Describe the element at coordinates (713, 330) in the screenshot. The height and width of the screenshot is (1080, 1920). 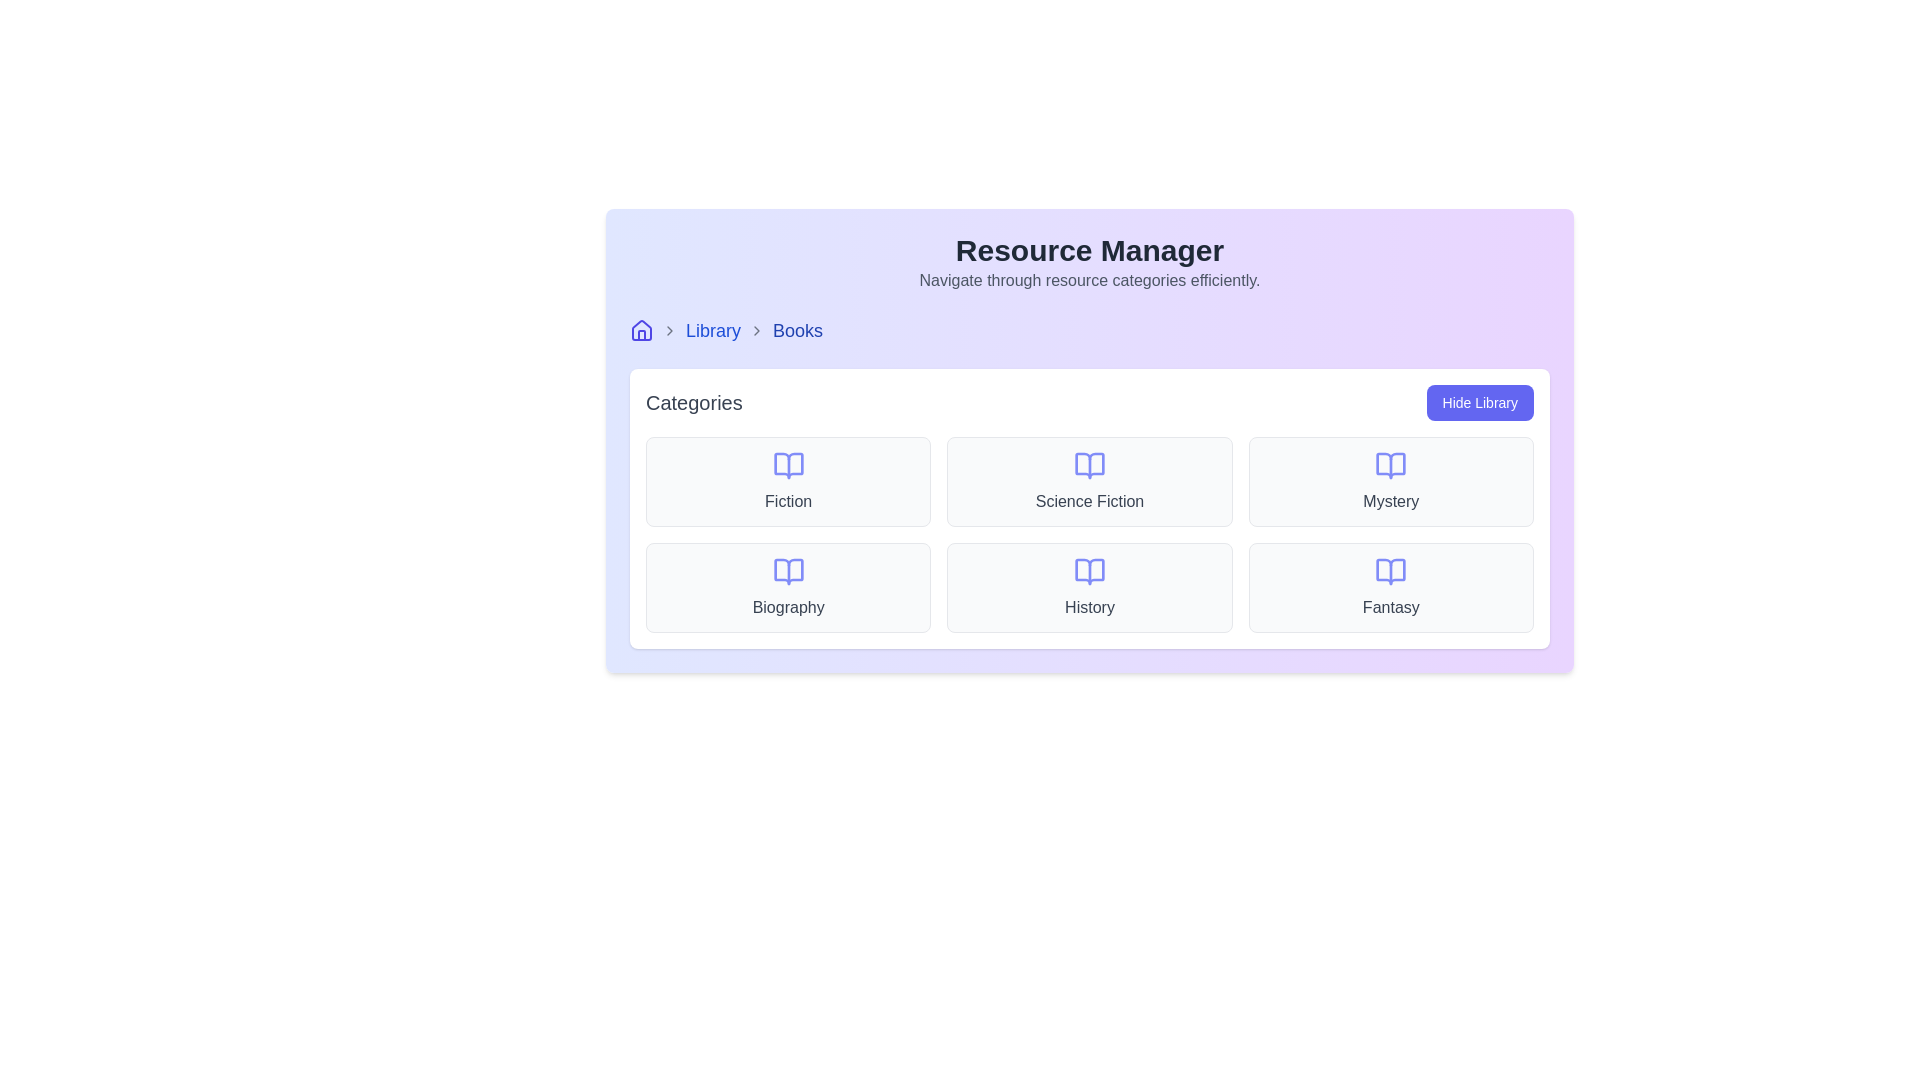
I see `the 'Library' hyperlink in the breadcrumb navigation section` at that location.